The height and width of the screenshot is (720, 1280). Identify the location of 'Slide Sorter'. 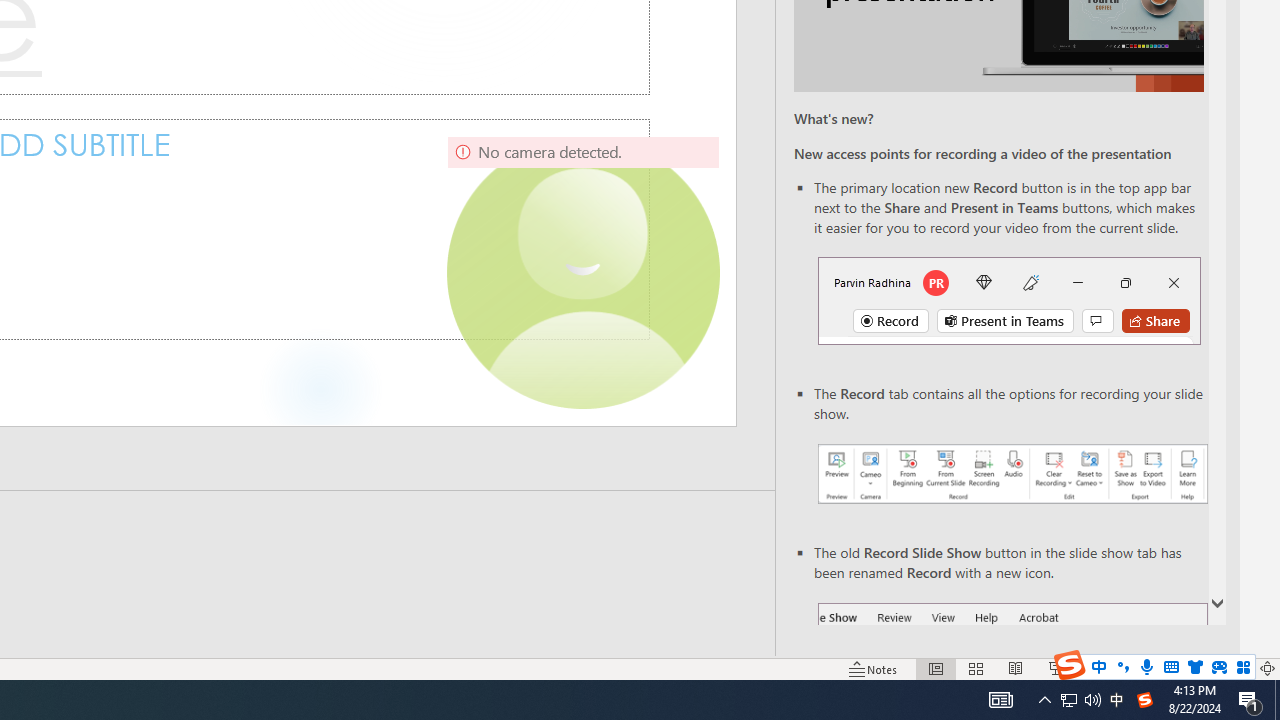
(976, 669).